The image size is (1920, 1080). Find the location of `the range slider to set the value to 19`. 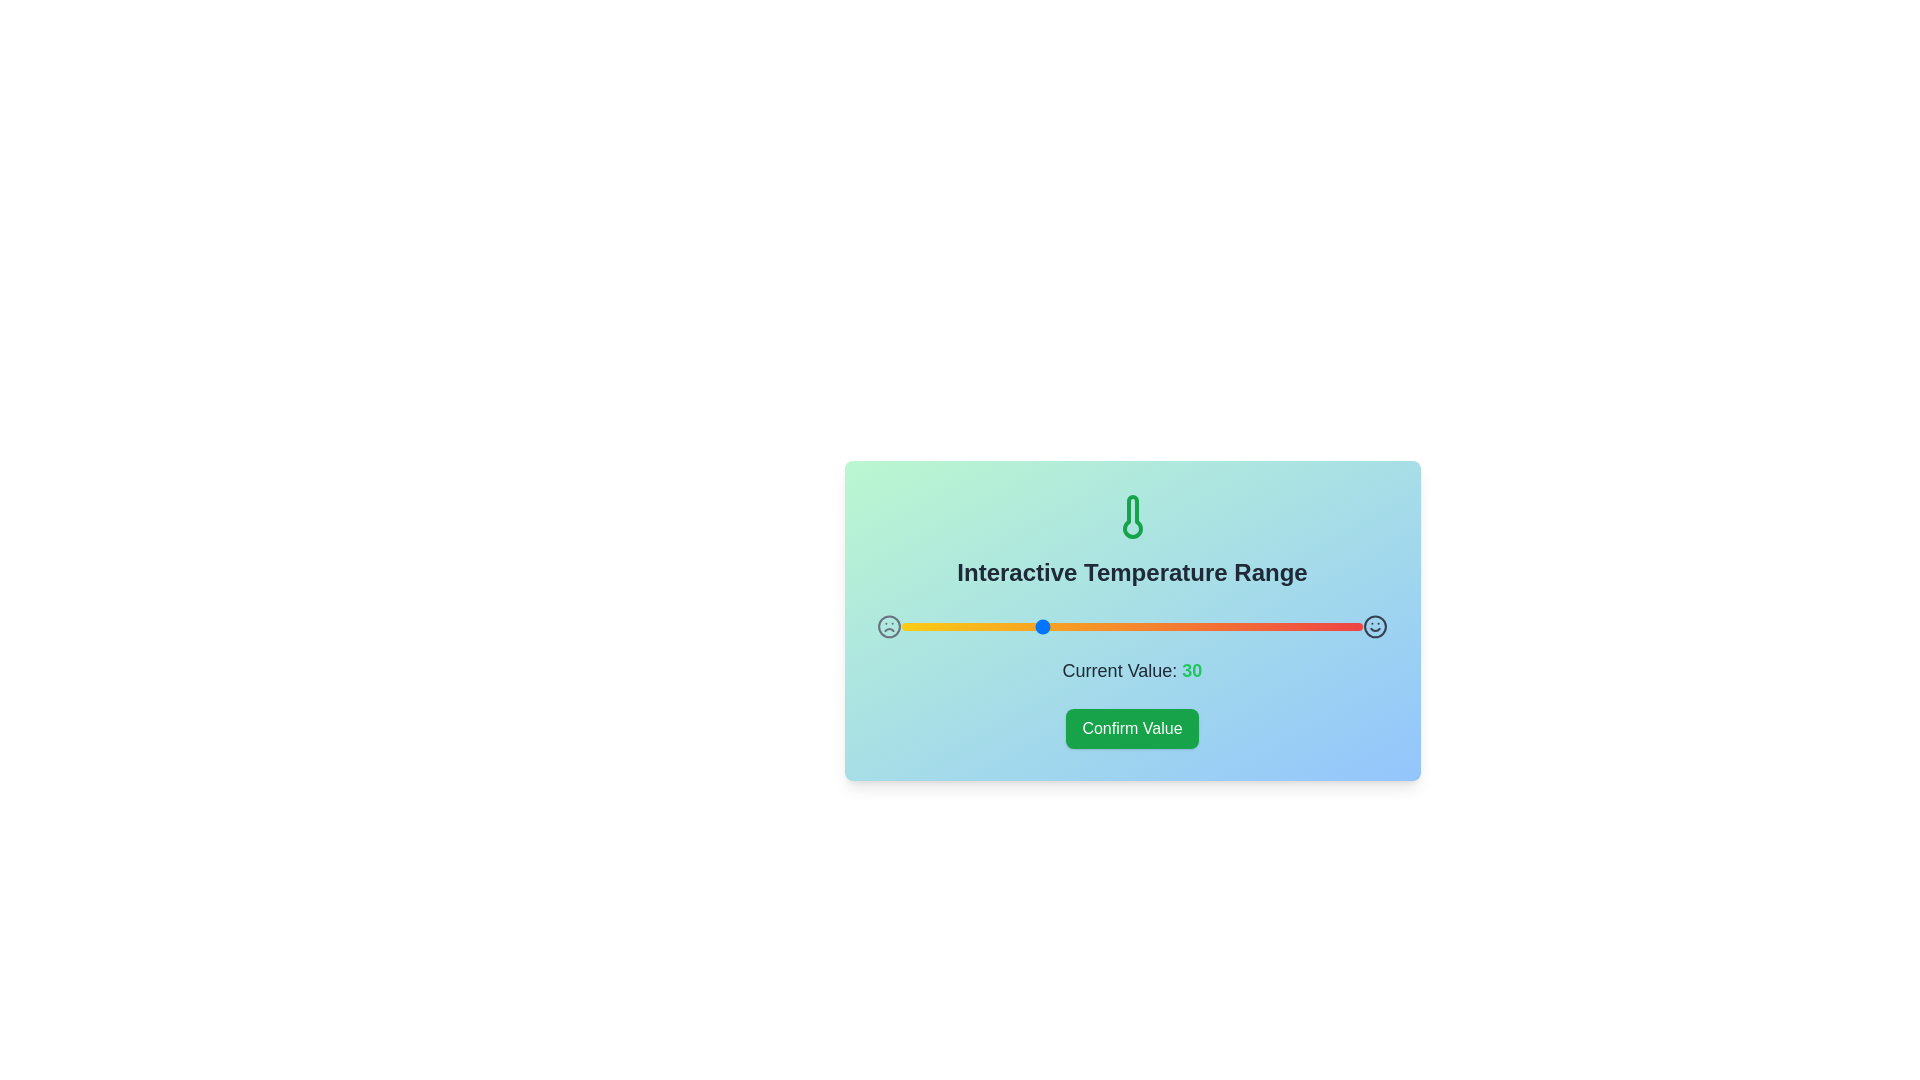

the range slider to set the value to 19 is located at coordinates (989, 626).